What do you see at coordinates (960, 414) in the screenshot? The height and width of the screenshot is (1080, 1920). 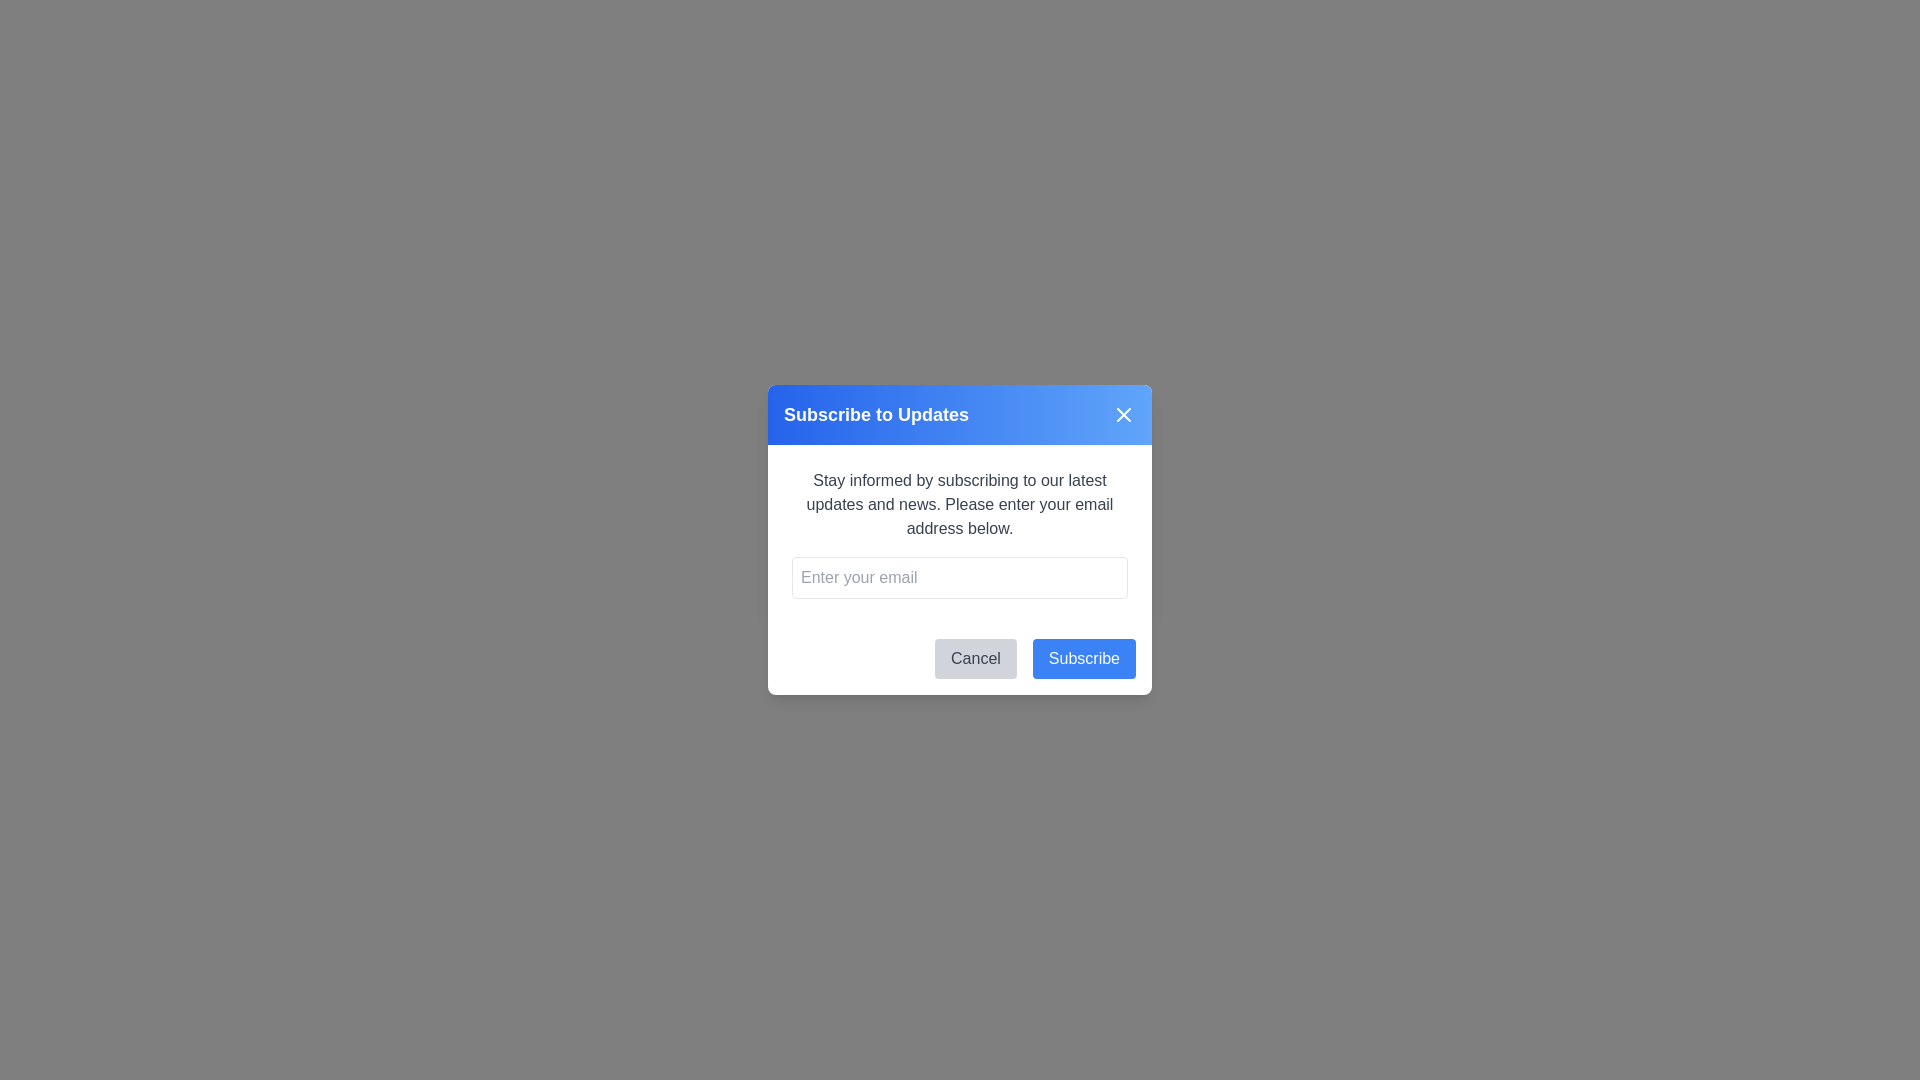 I see `the dialog header to interact with it` at bounding box center [960, 414].